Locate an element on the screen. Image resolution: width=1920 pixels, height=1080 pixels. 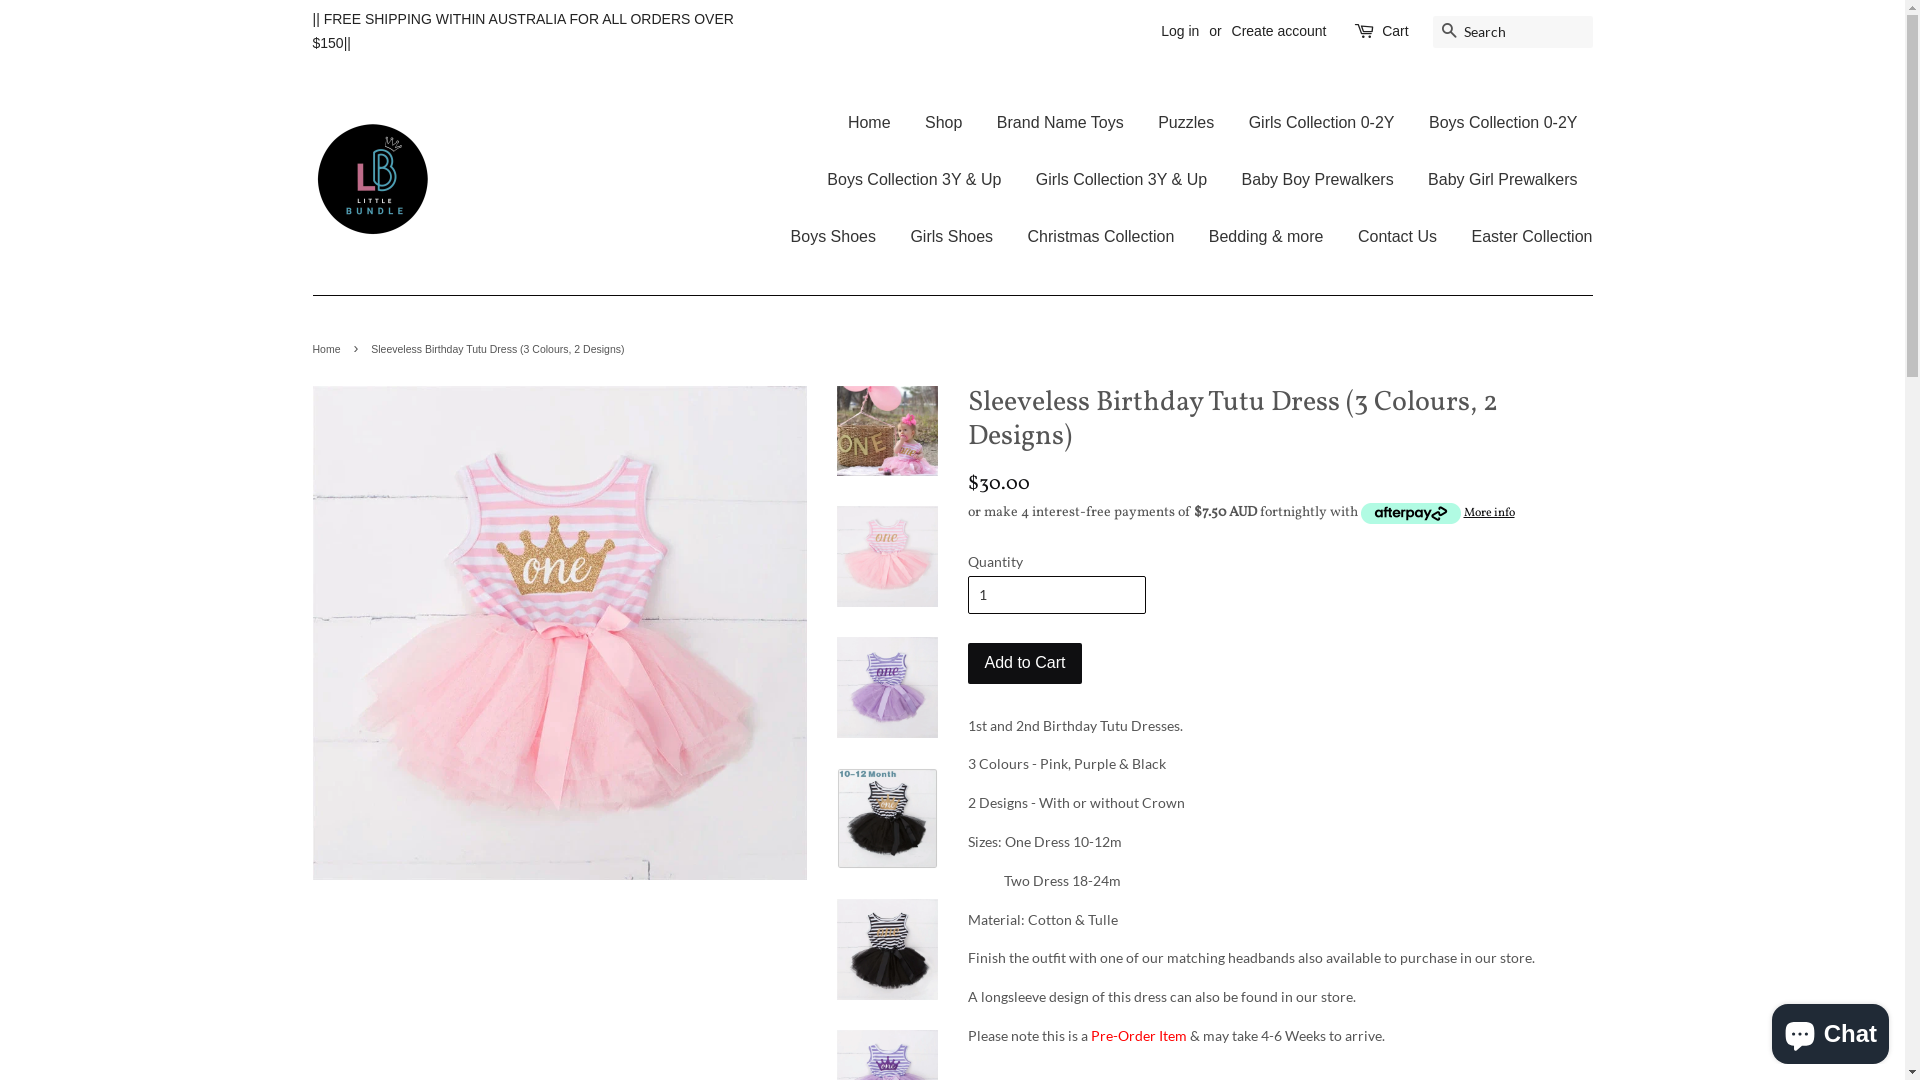
'Girls Collection 3Y & Up' is located at coordinates (1121, 178).